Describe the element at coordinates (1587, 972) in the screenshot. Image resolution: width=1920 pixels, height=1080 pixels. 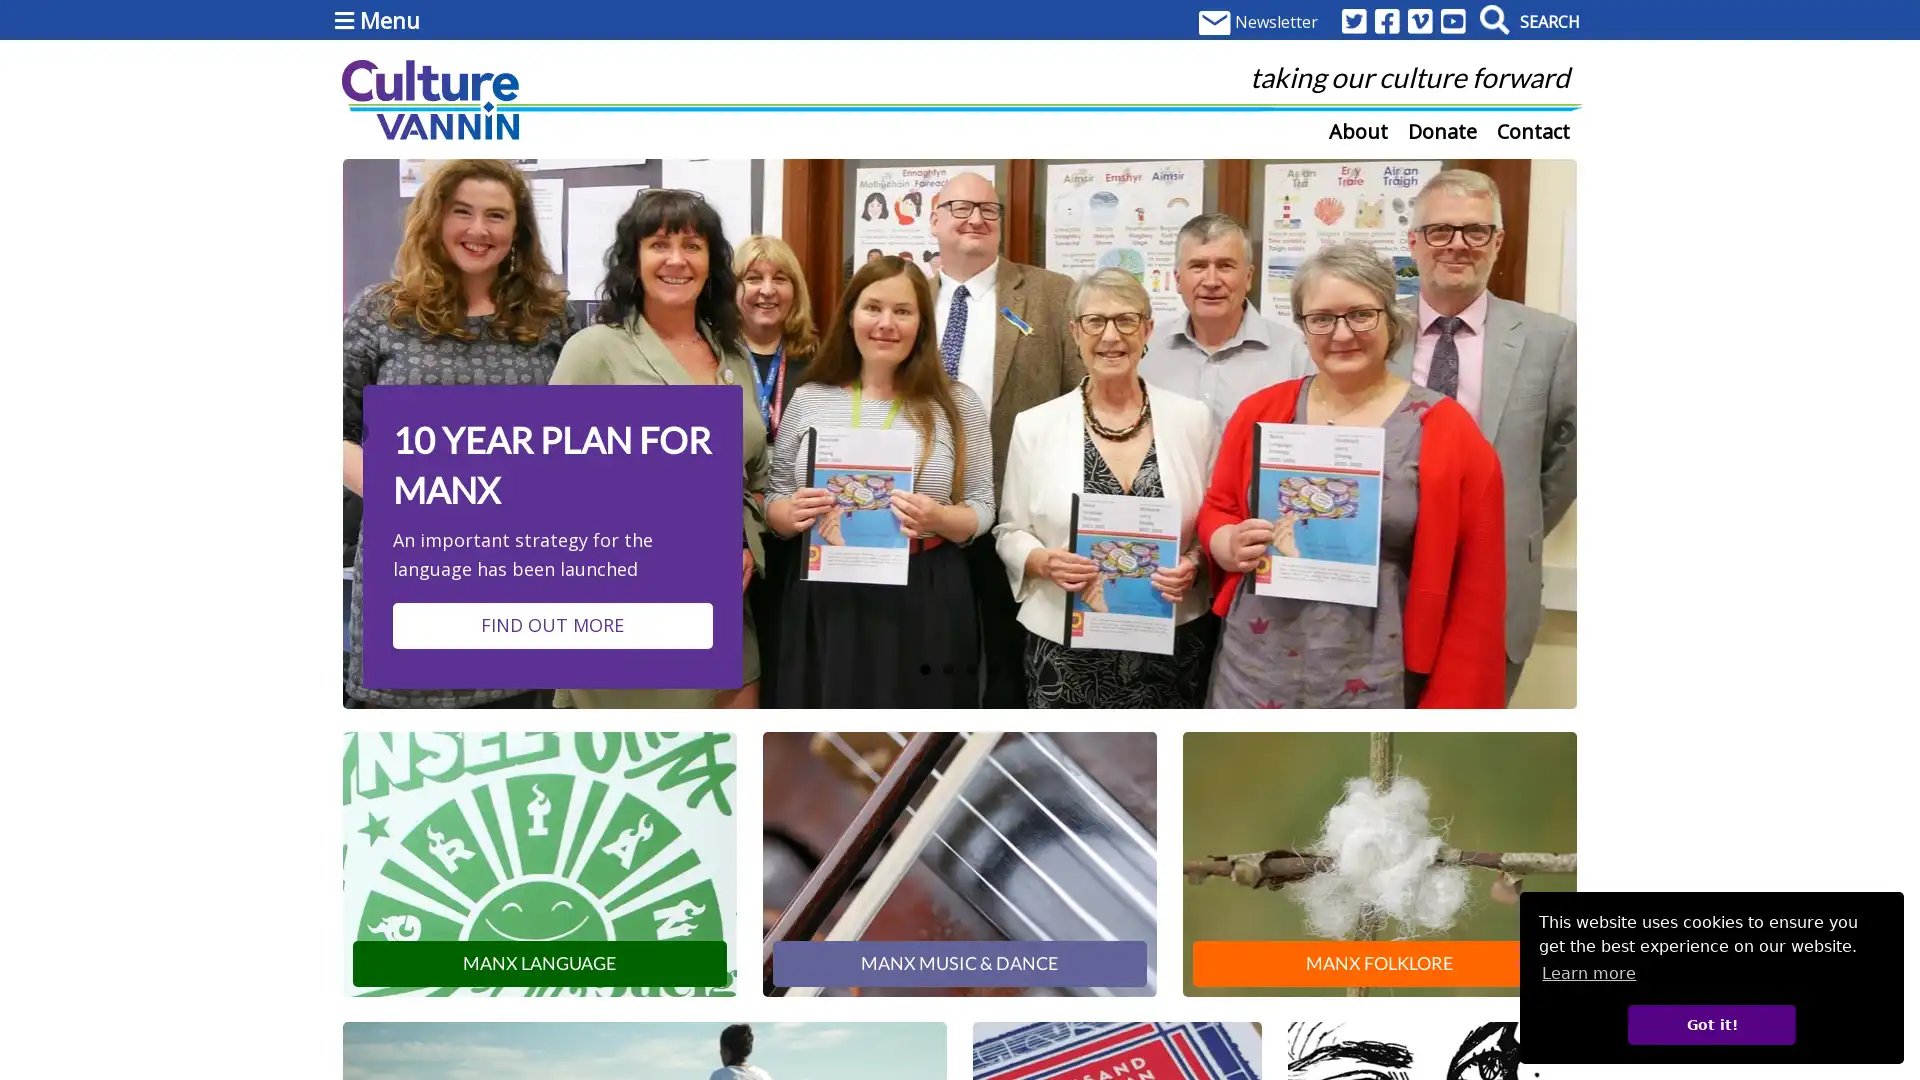
I see `learn more about cookies` at that location.